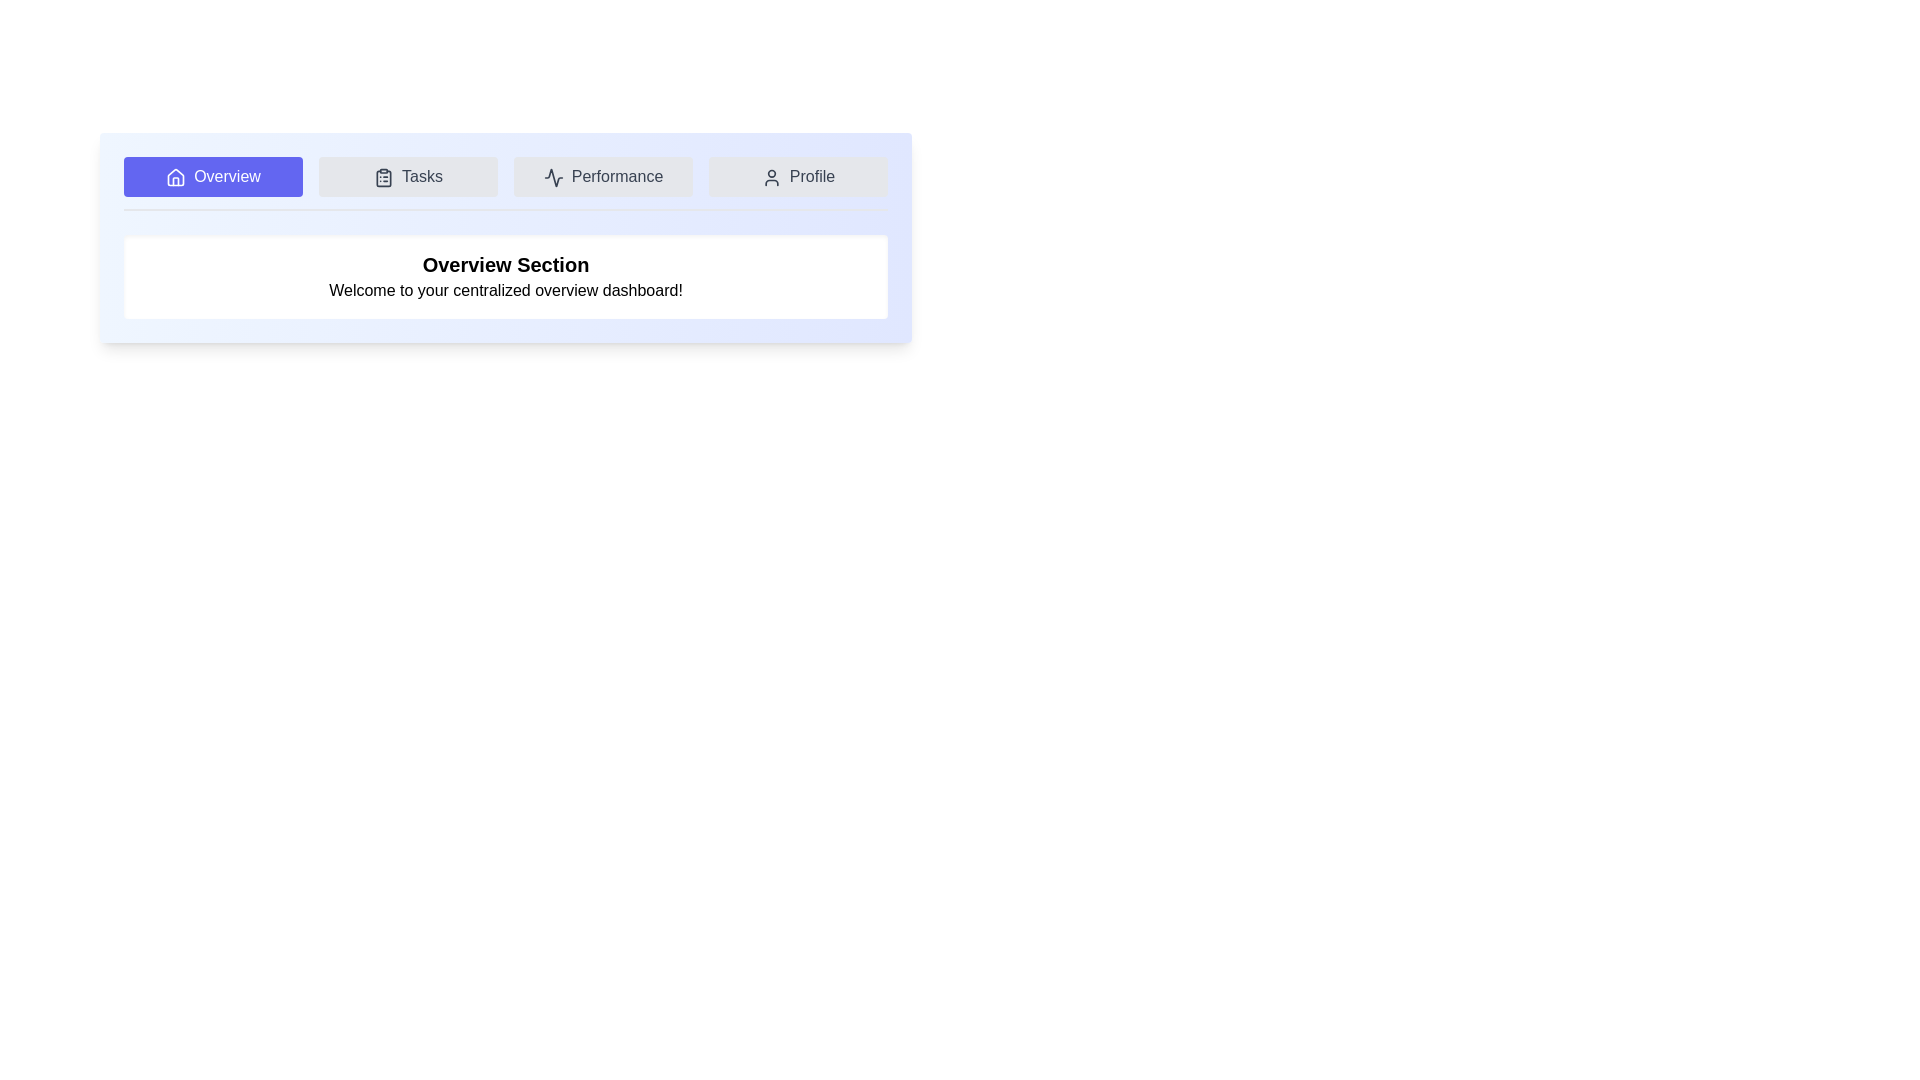  I want to click on the 'Overview Section' which contains a bold title and a description text, located centrally below the header navigation menu, so click(505, 277).